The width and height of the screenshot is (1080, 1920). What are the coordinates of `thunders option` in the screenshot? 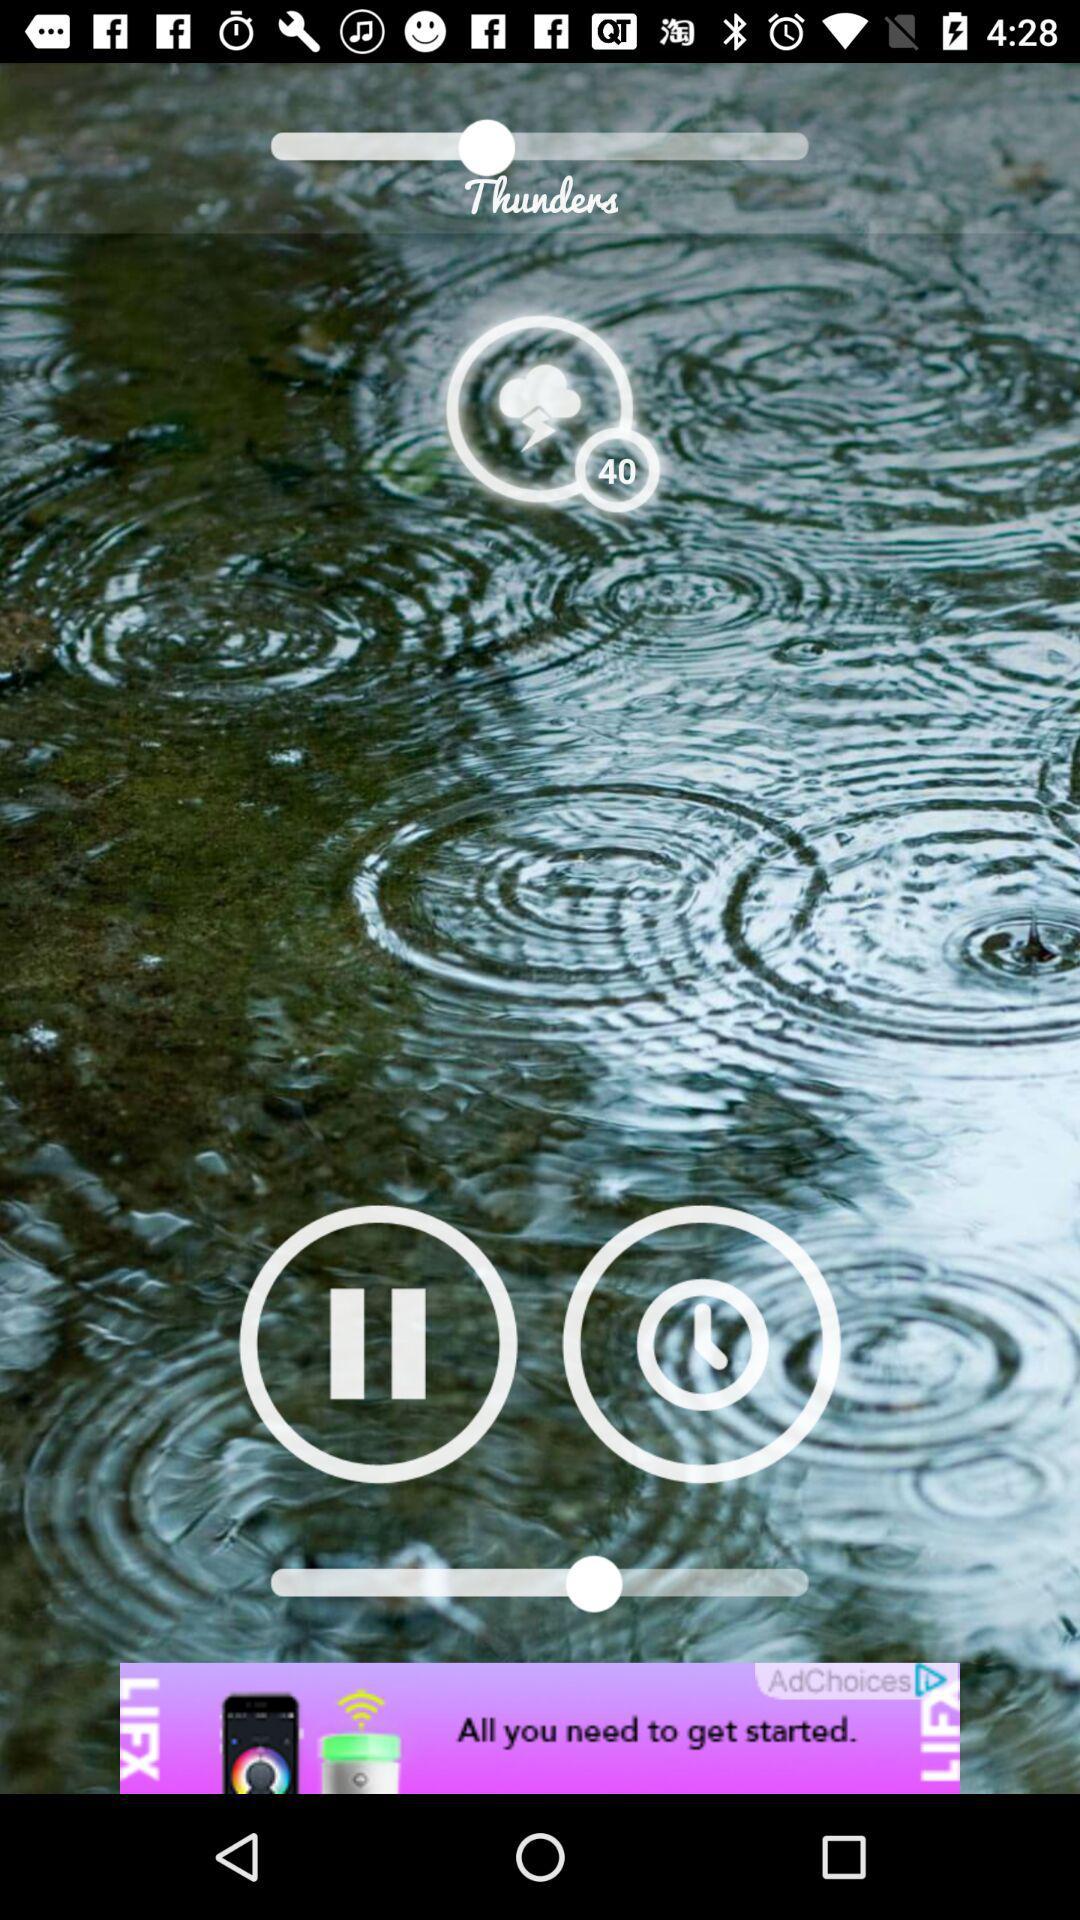 It's located at (538, 407).